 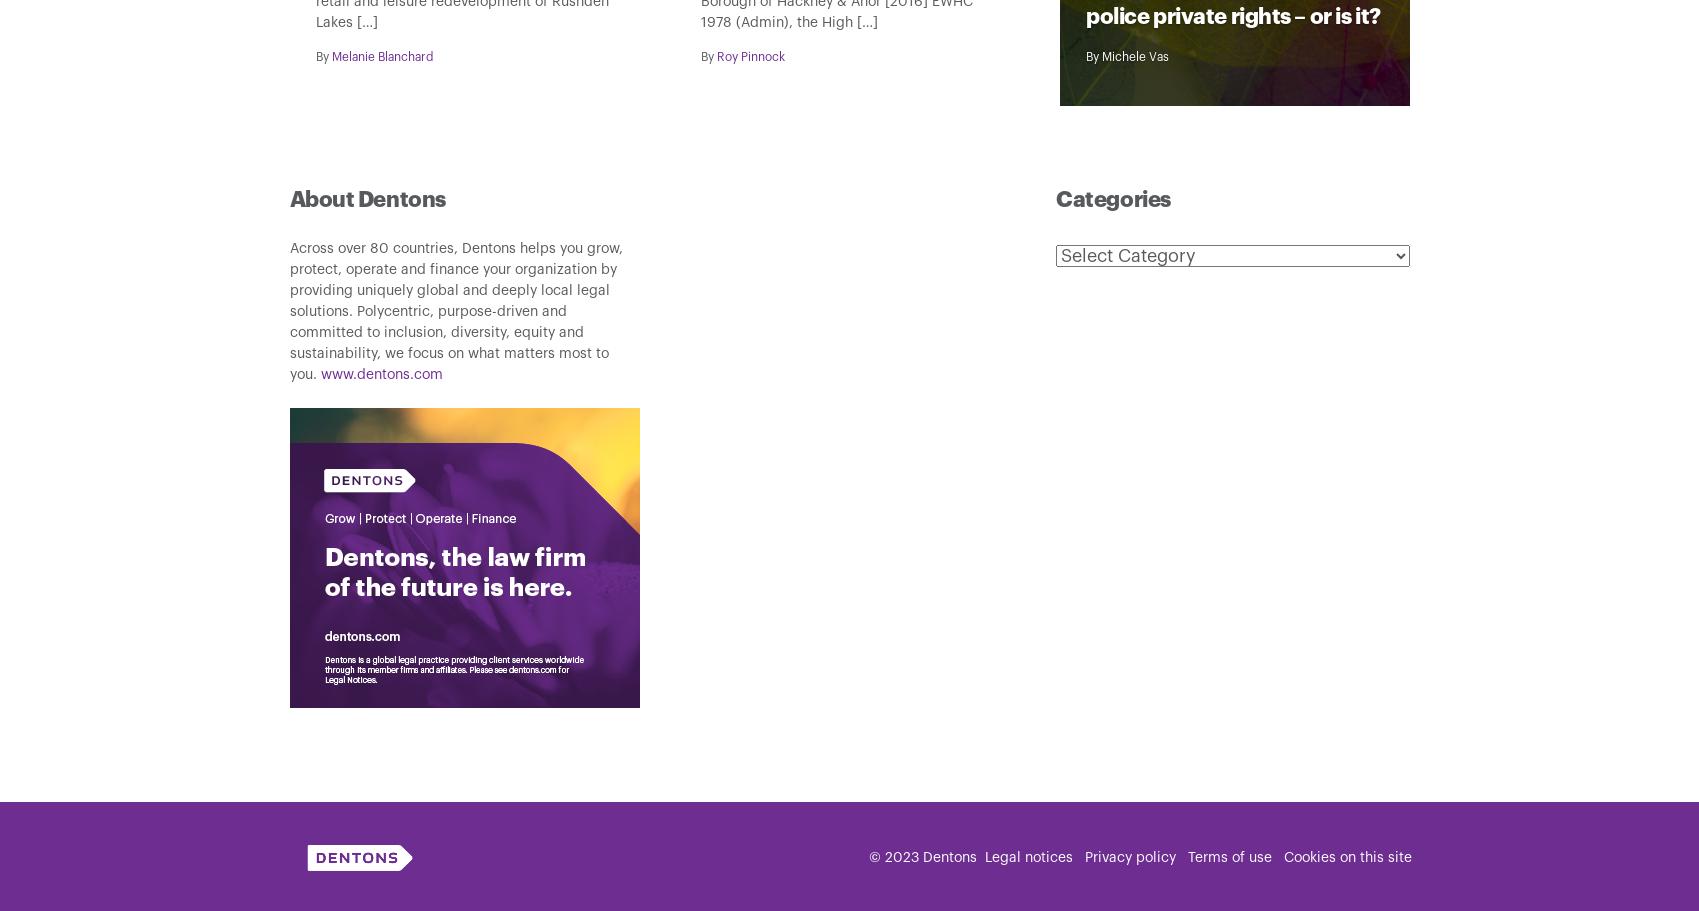 What do you see at coordinates (921, 856) in the screenshot?
I see `'© 2023 Dentons'` at bounding box center [921, 856].